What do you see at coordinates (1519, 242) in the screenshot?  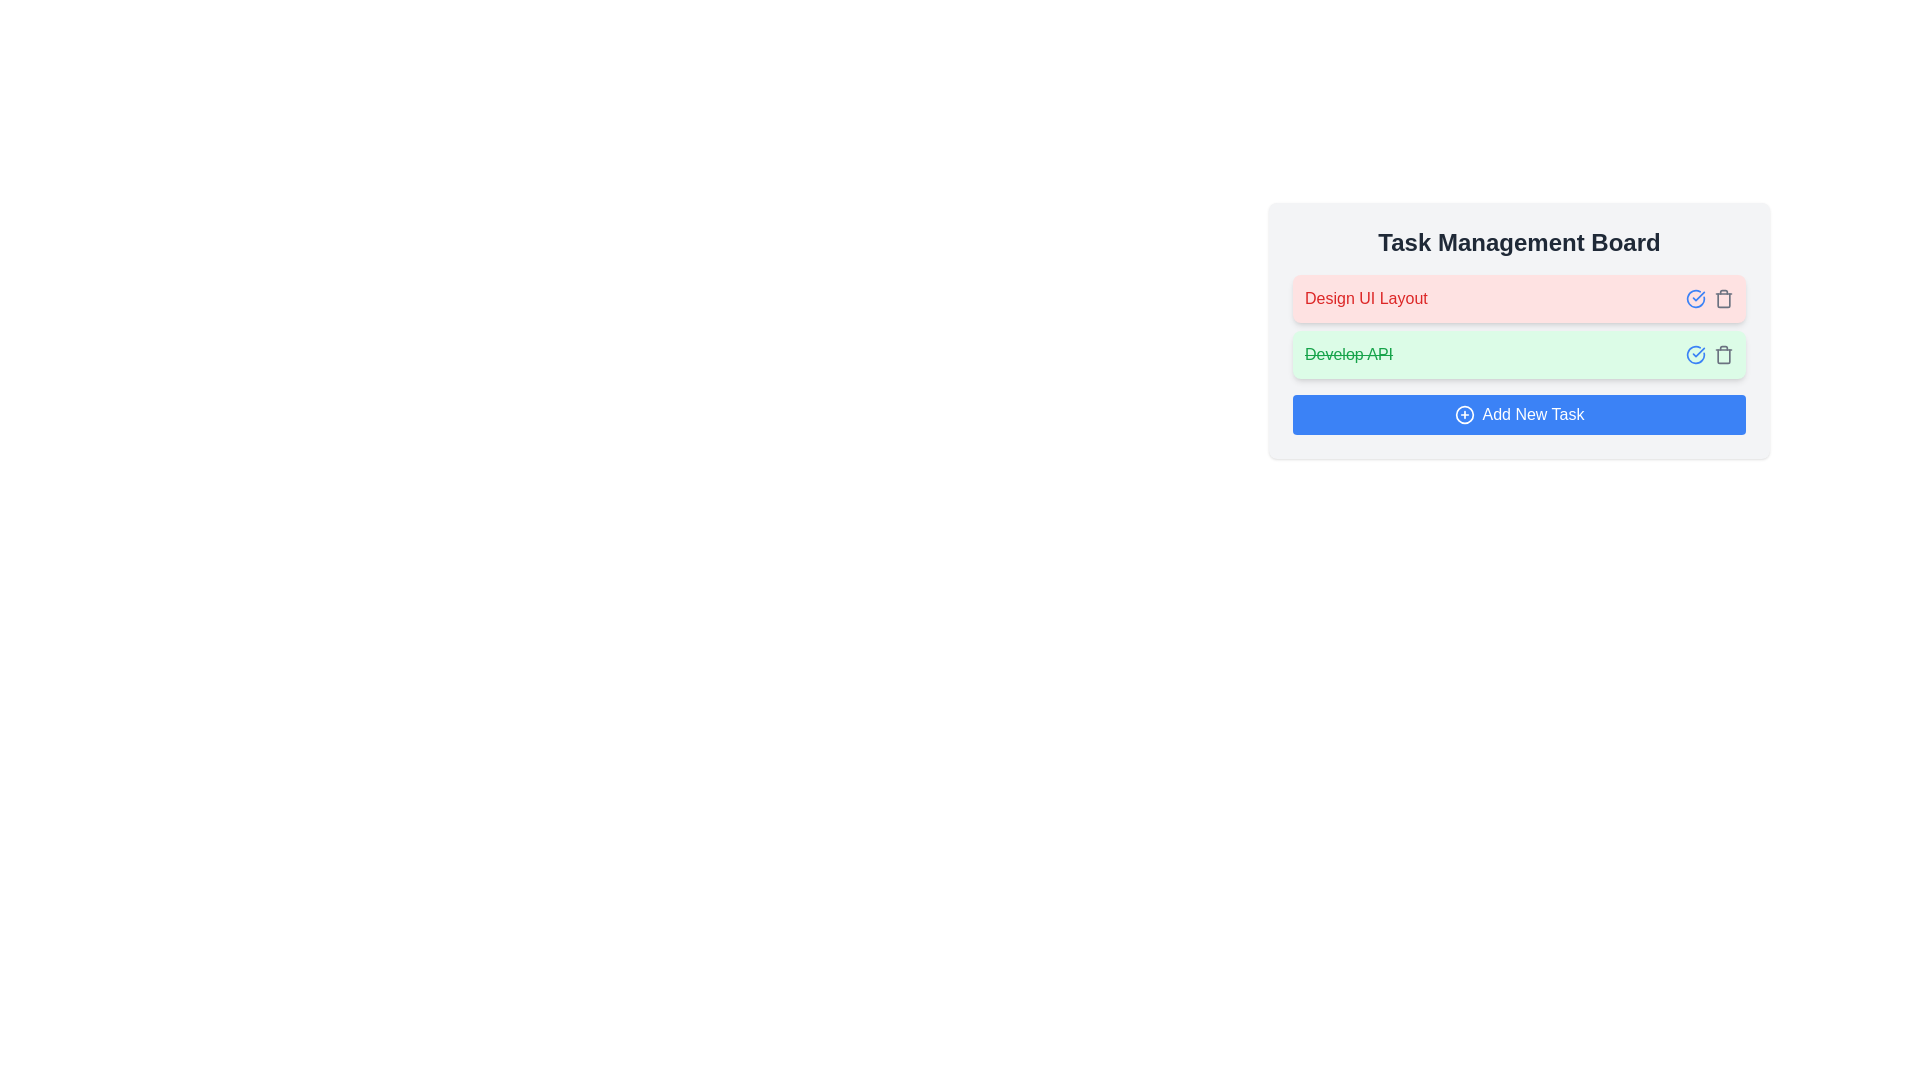 I see `the static text header that serves as the title for the task management board interface` at bounding box center [1519, 242].